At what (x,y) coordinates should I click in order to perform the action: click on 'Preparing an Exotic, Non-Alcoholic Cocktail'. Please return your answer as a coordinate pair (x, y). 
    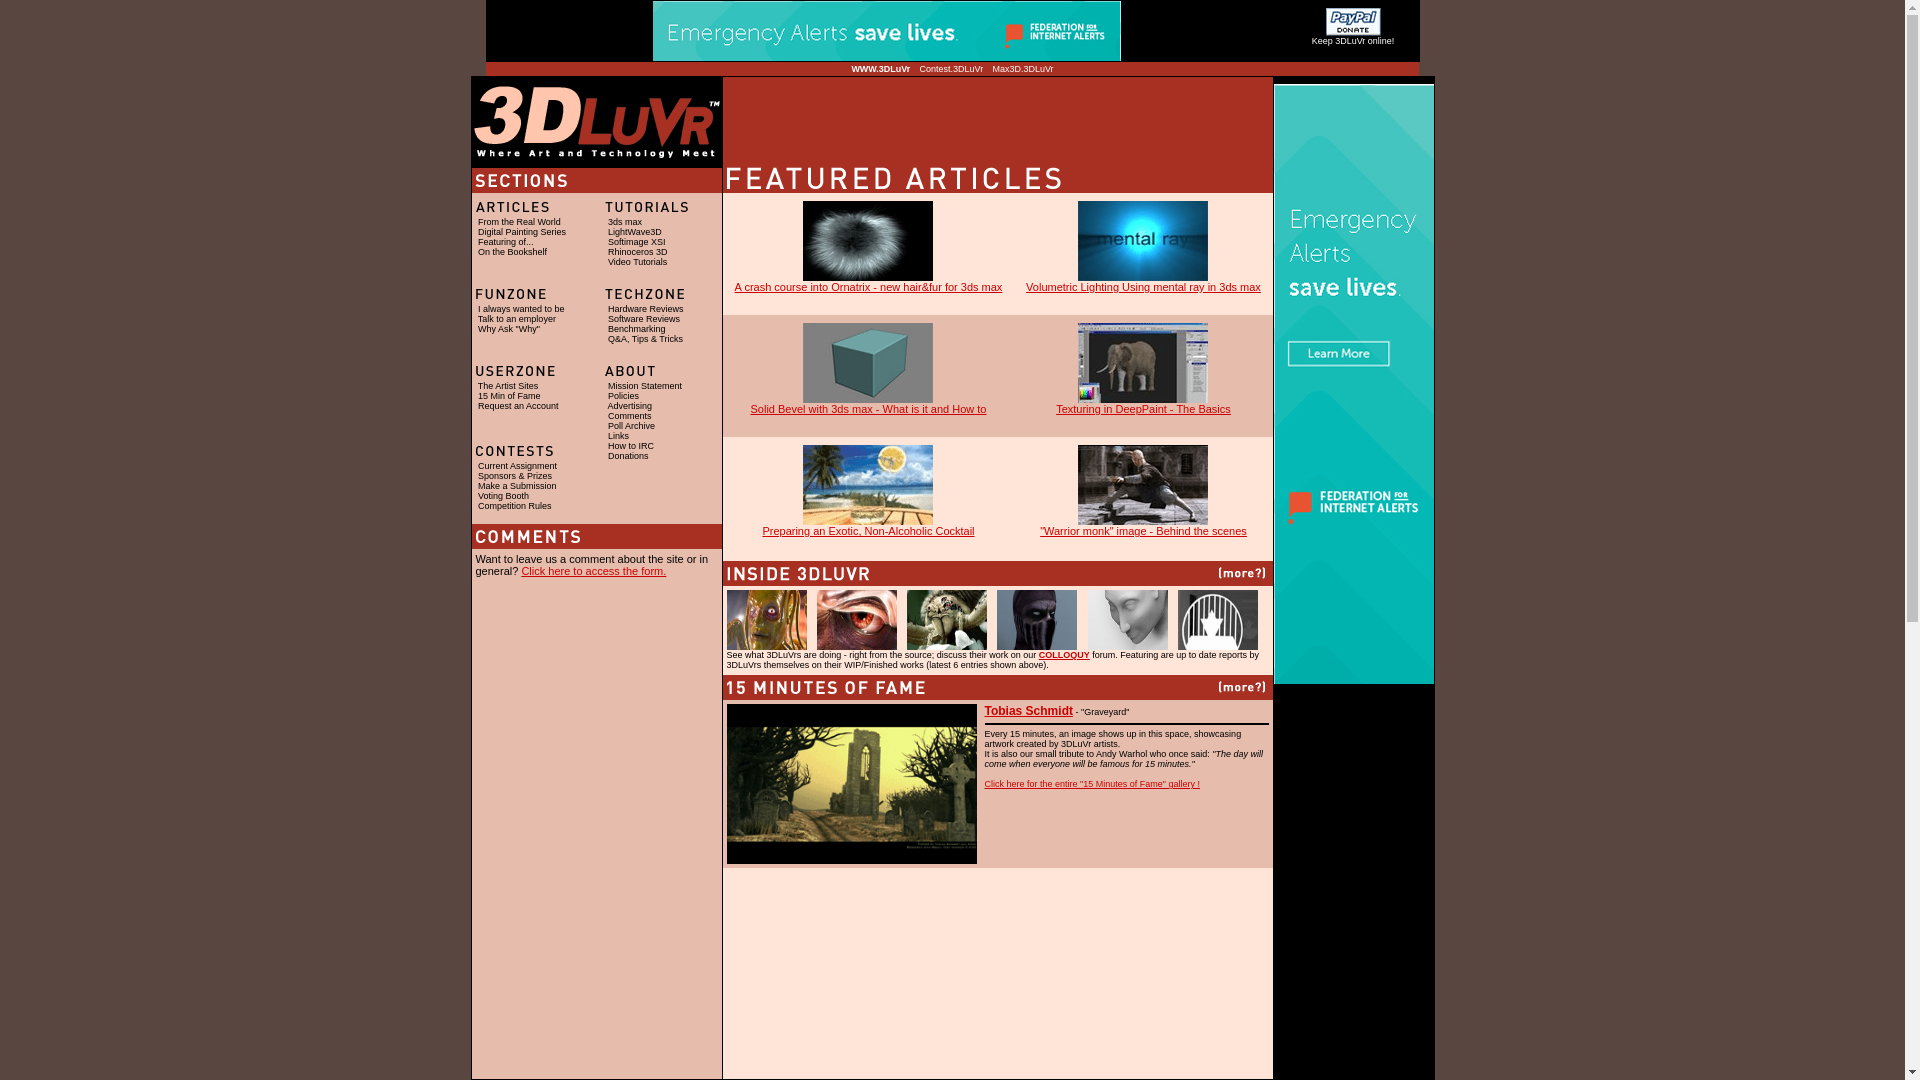
    Looking at the image, I should click on (868, 524).